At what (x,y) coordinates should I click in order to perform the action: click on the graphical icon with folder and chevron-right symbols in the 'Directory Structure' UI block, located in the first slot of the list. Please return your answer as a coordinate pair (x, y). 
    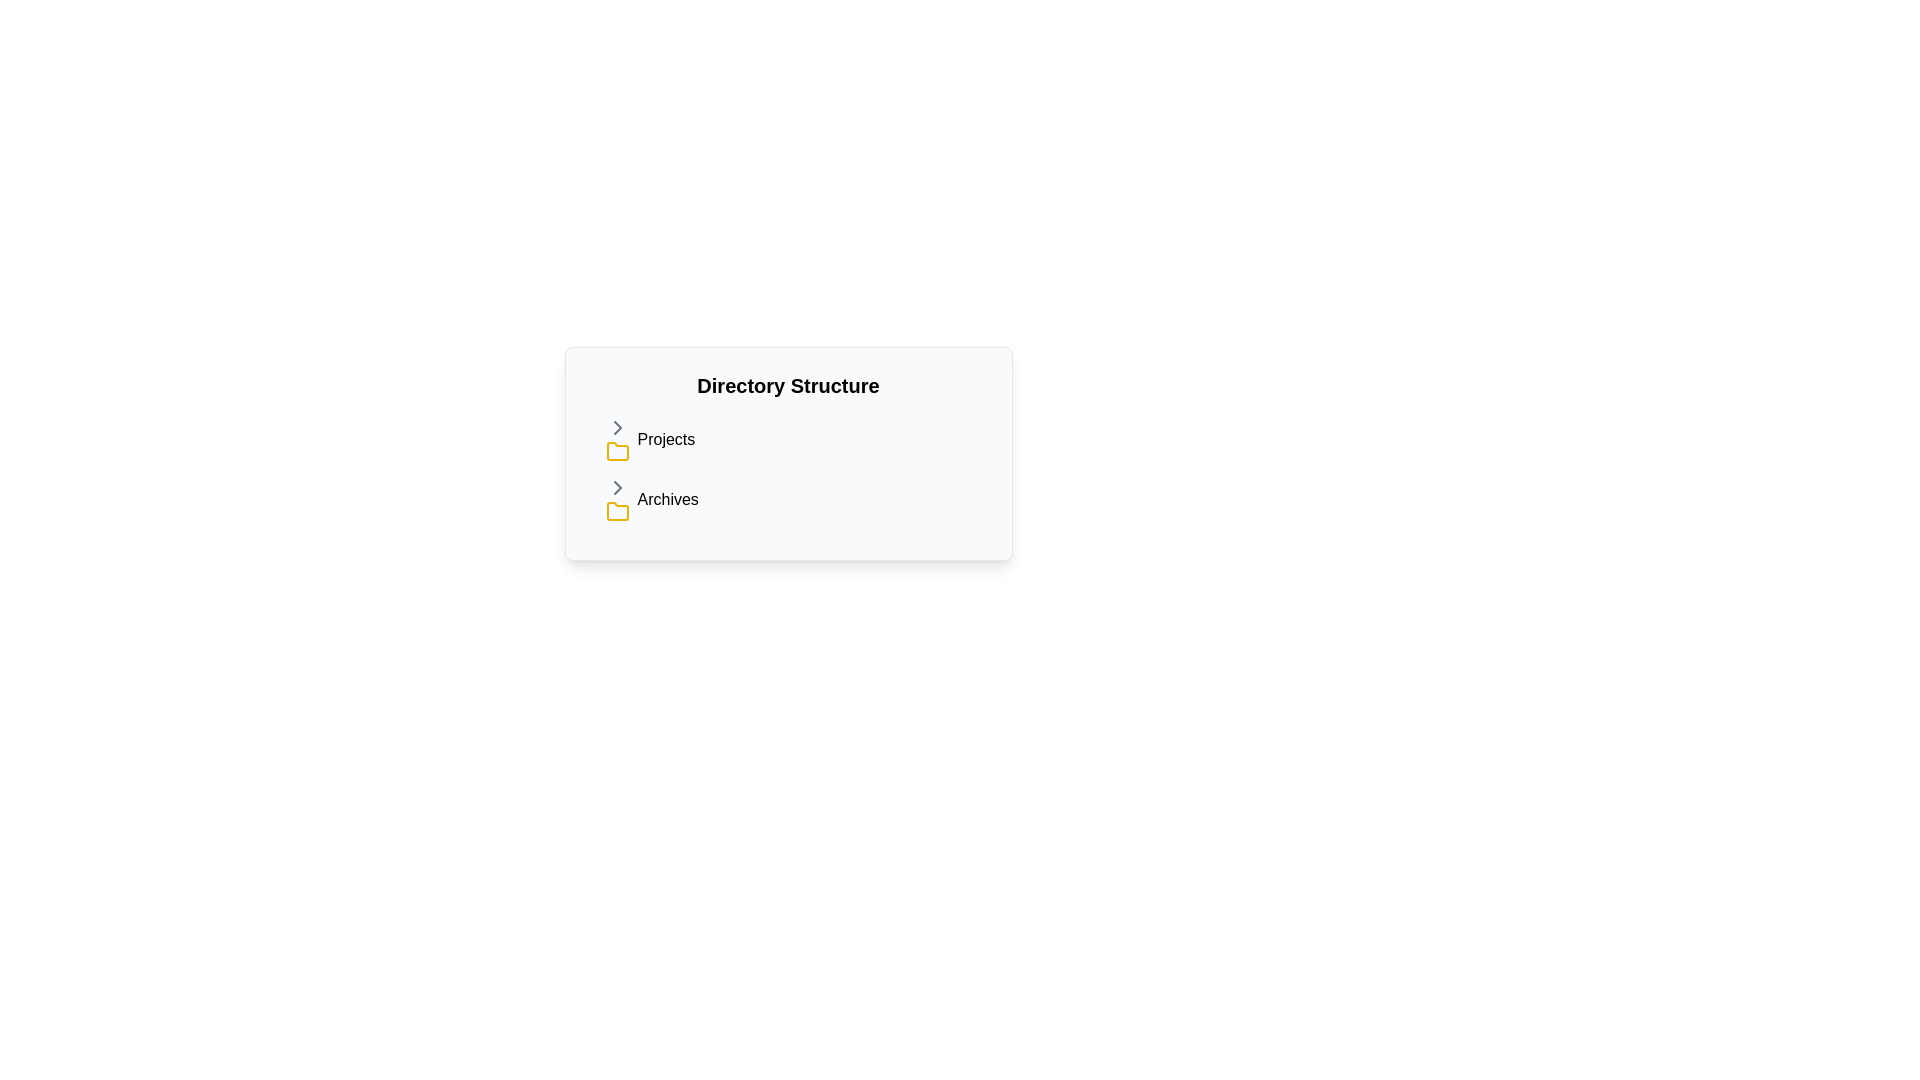
    Looking at the image, I should click on (620, 438).